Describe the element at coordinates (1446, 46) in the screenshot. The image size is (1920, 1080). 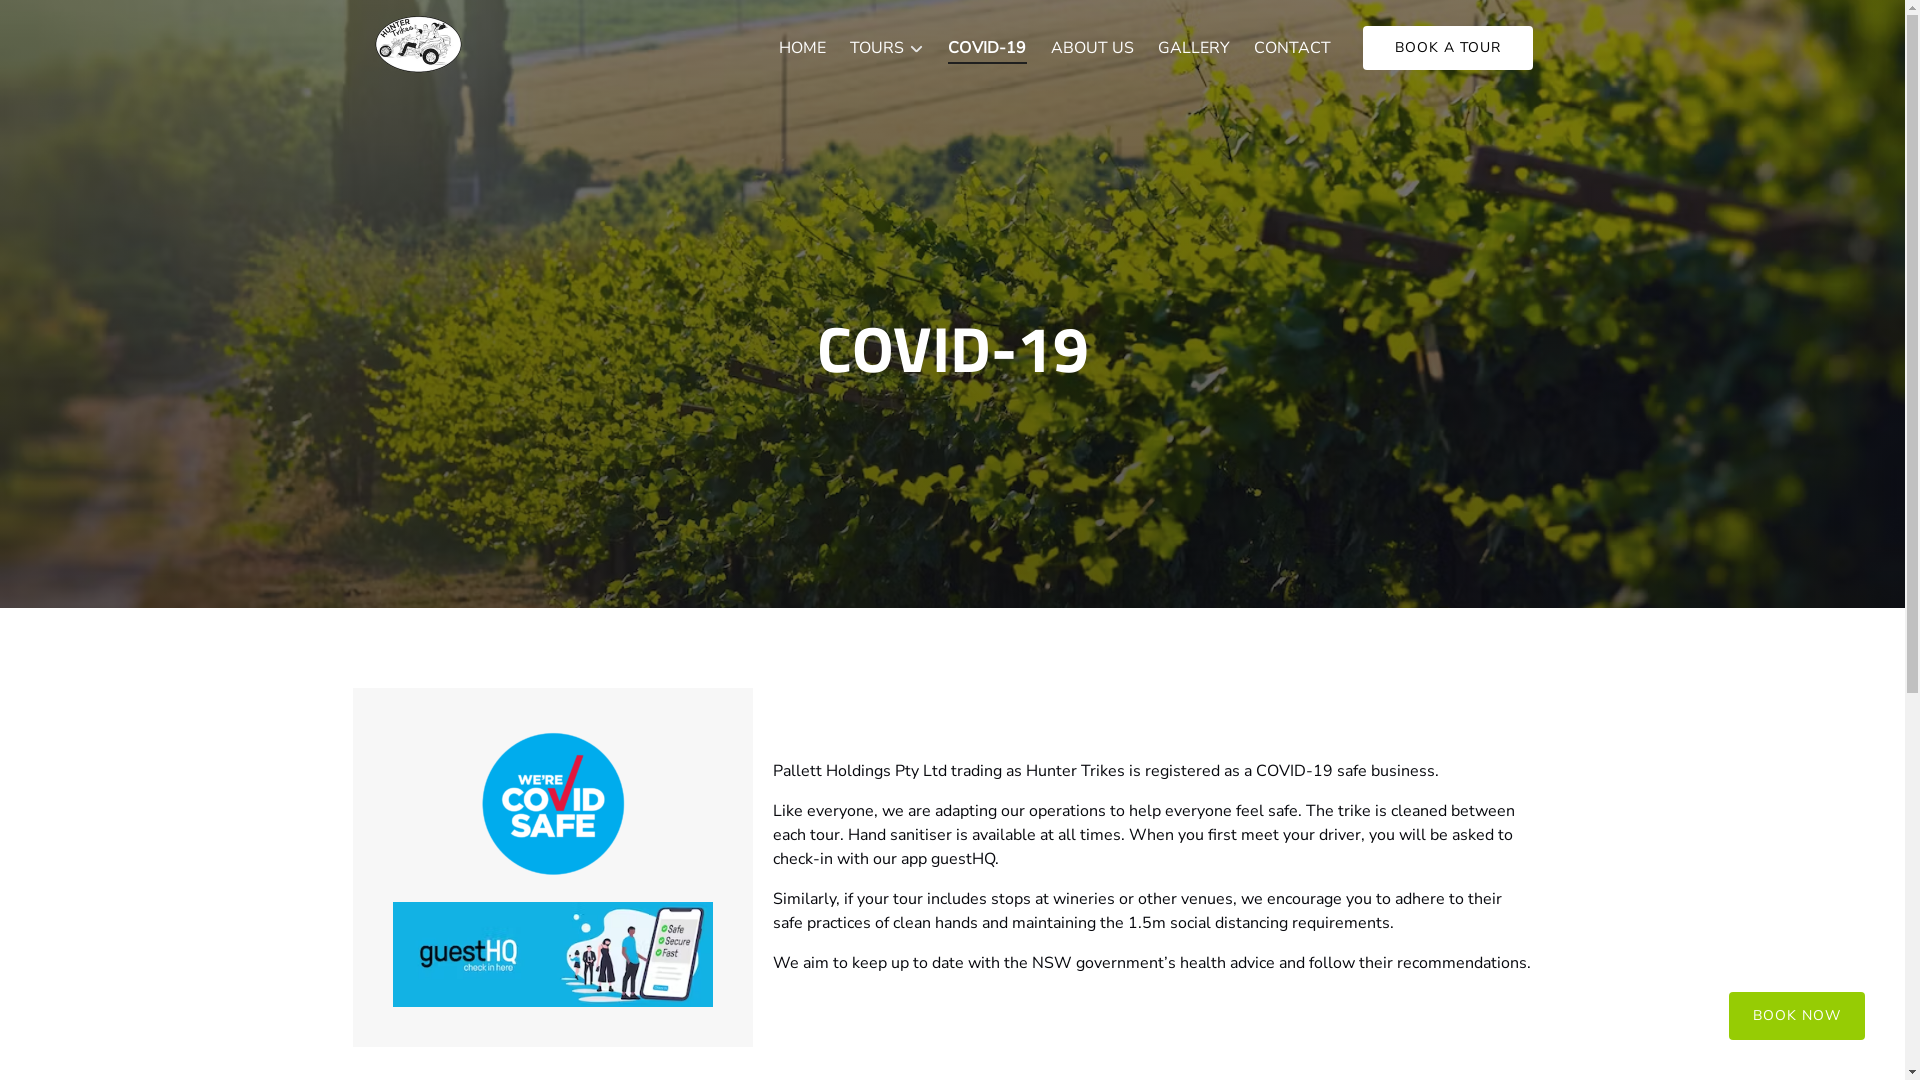
I see `'BOOK A TOUR'` at that location.